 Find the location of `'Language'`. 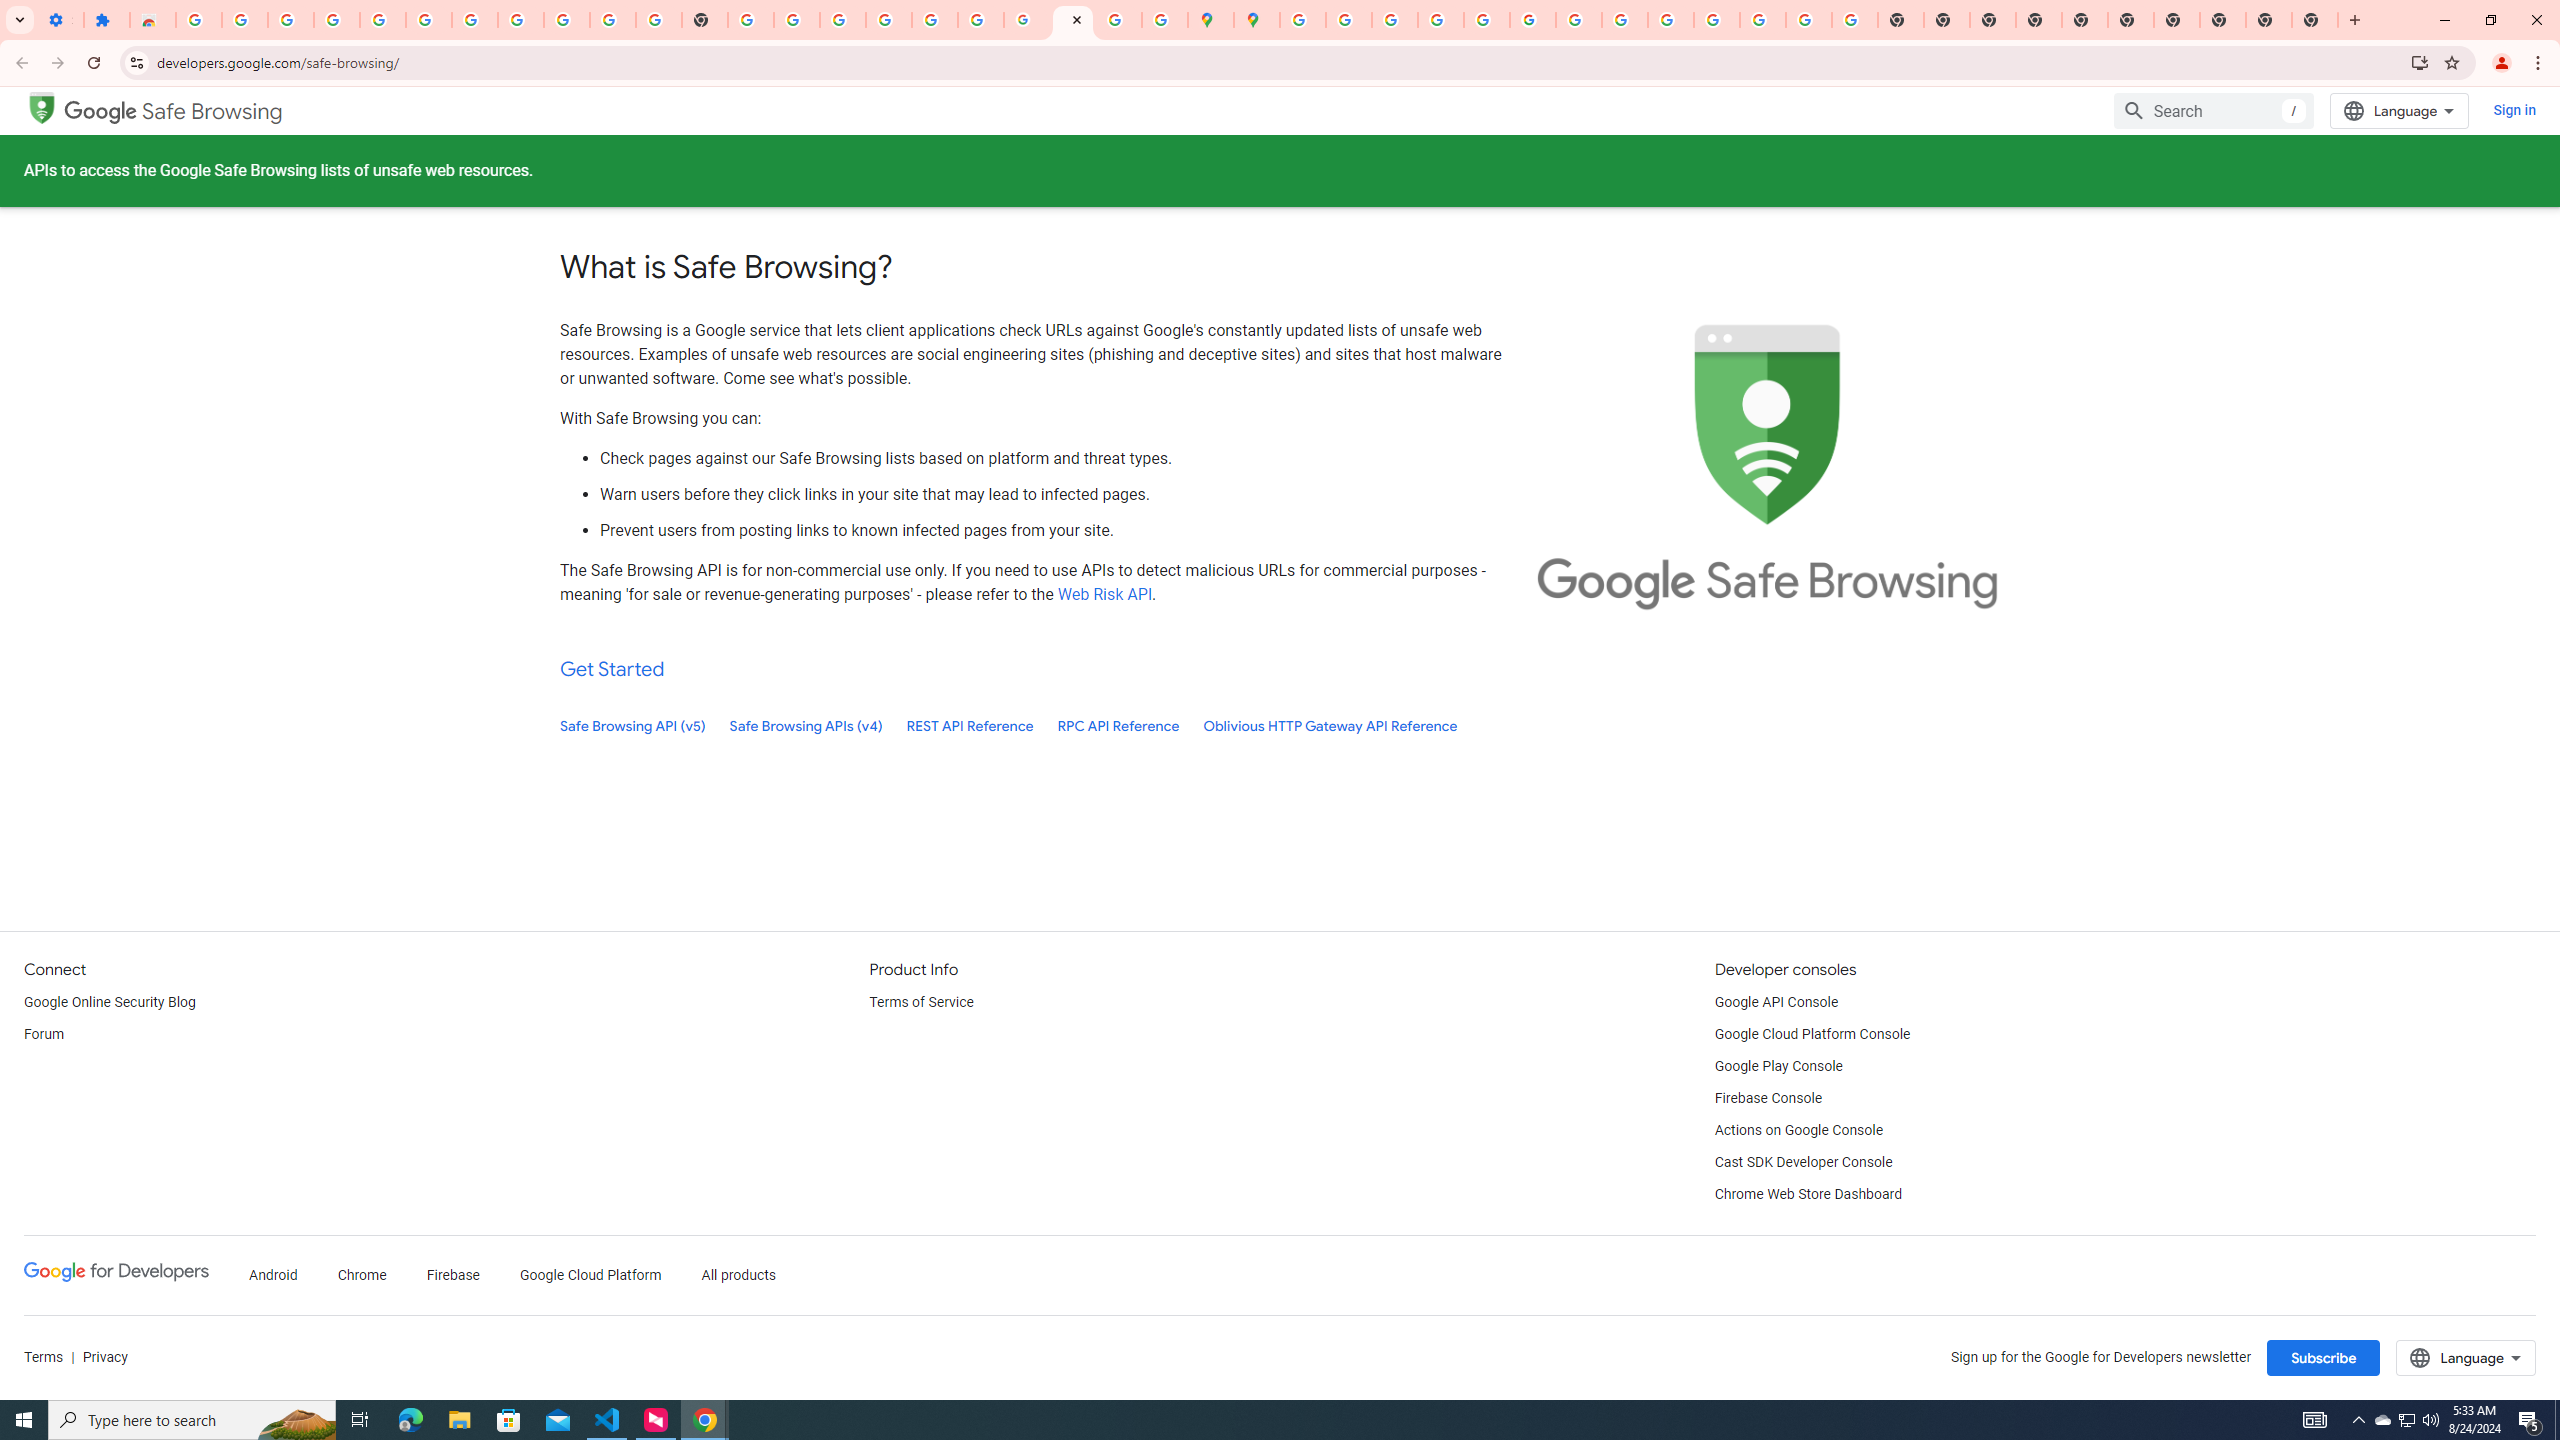

'Language' is located at coordinates (2466, 1357).